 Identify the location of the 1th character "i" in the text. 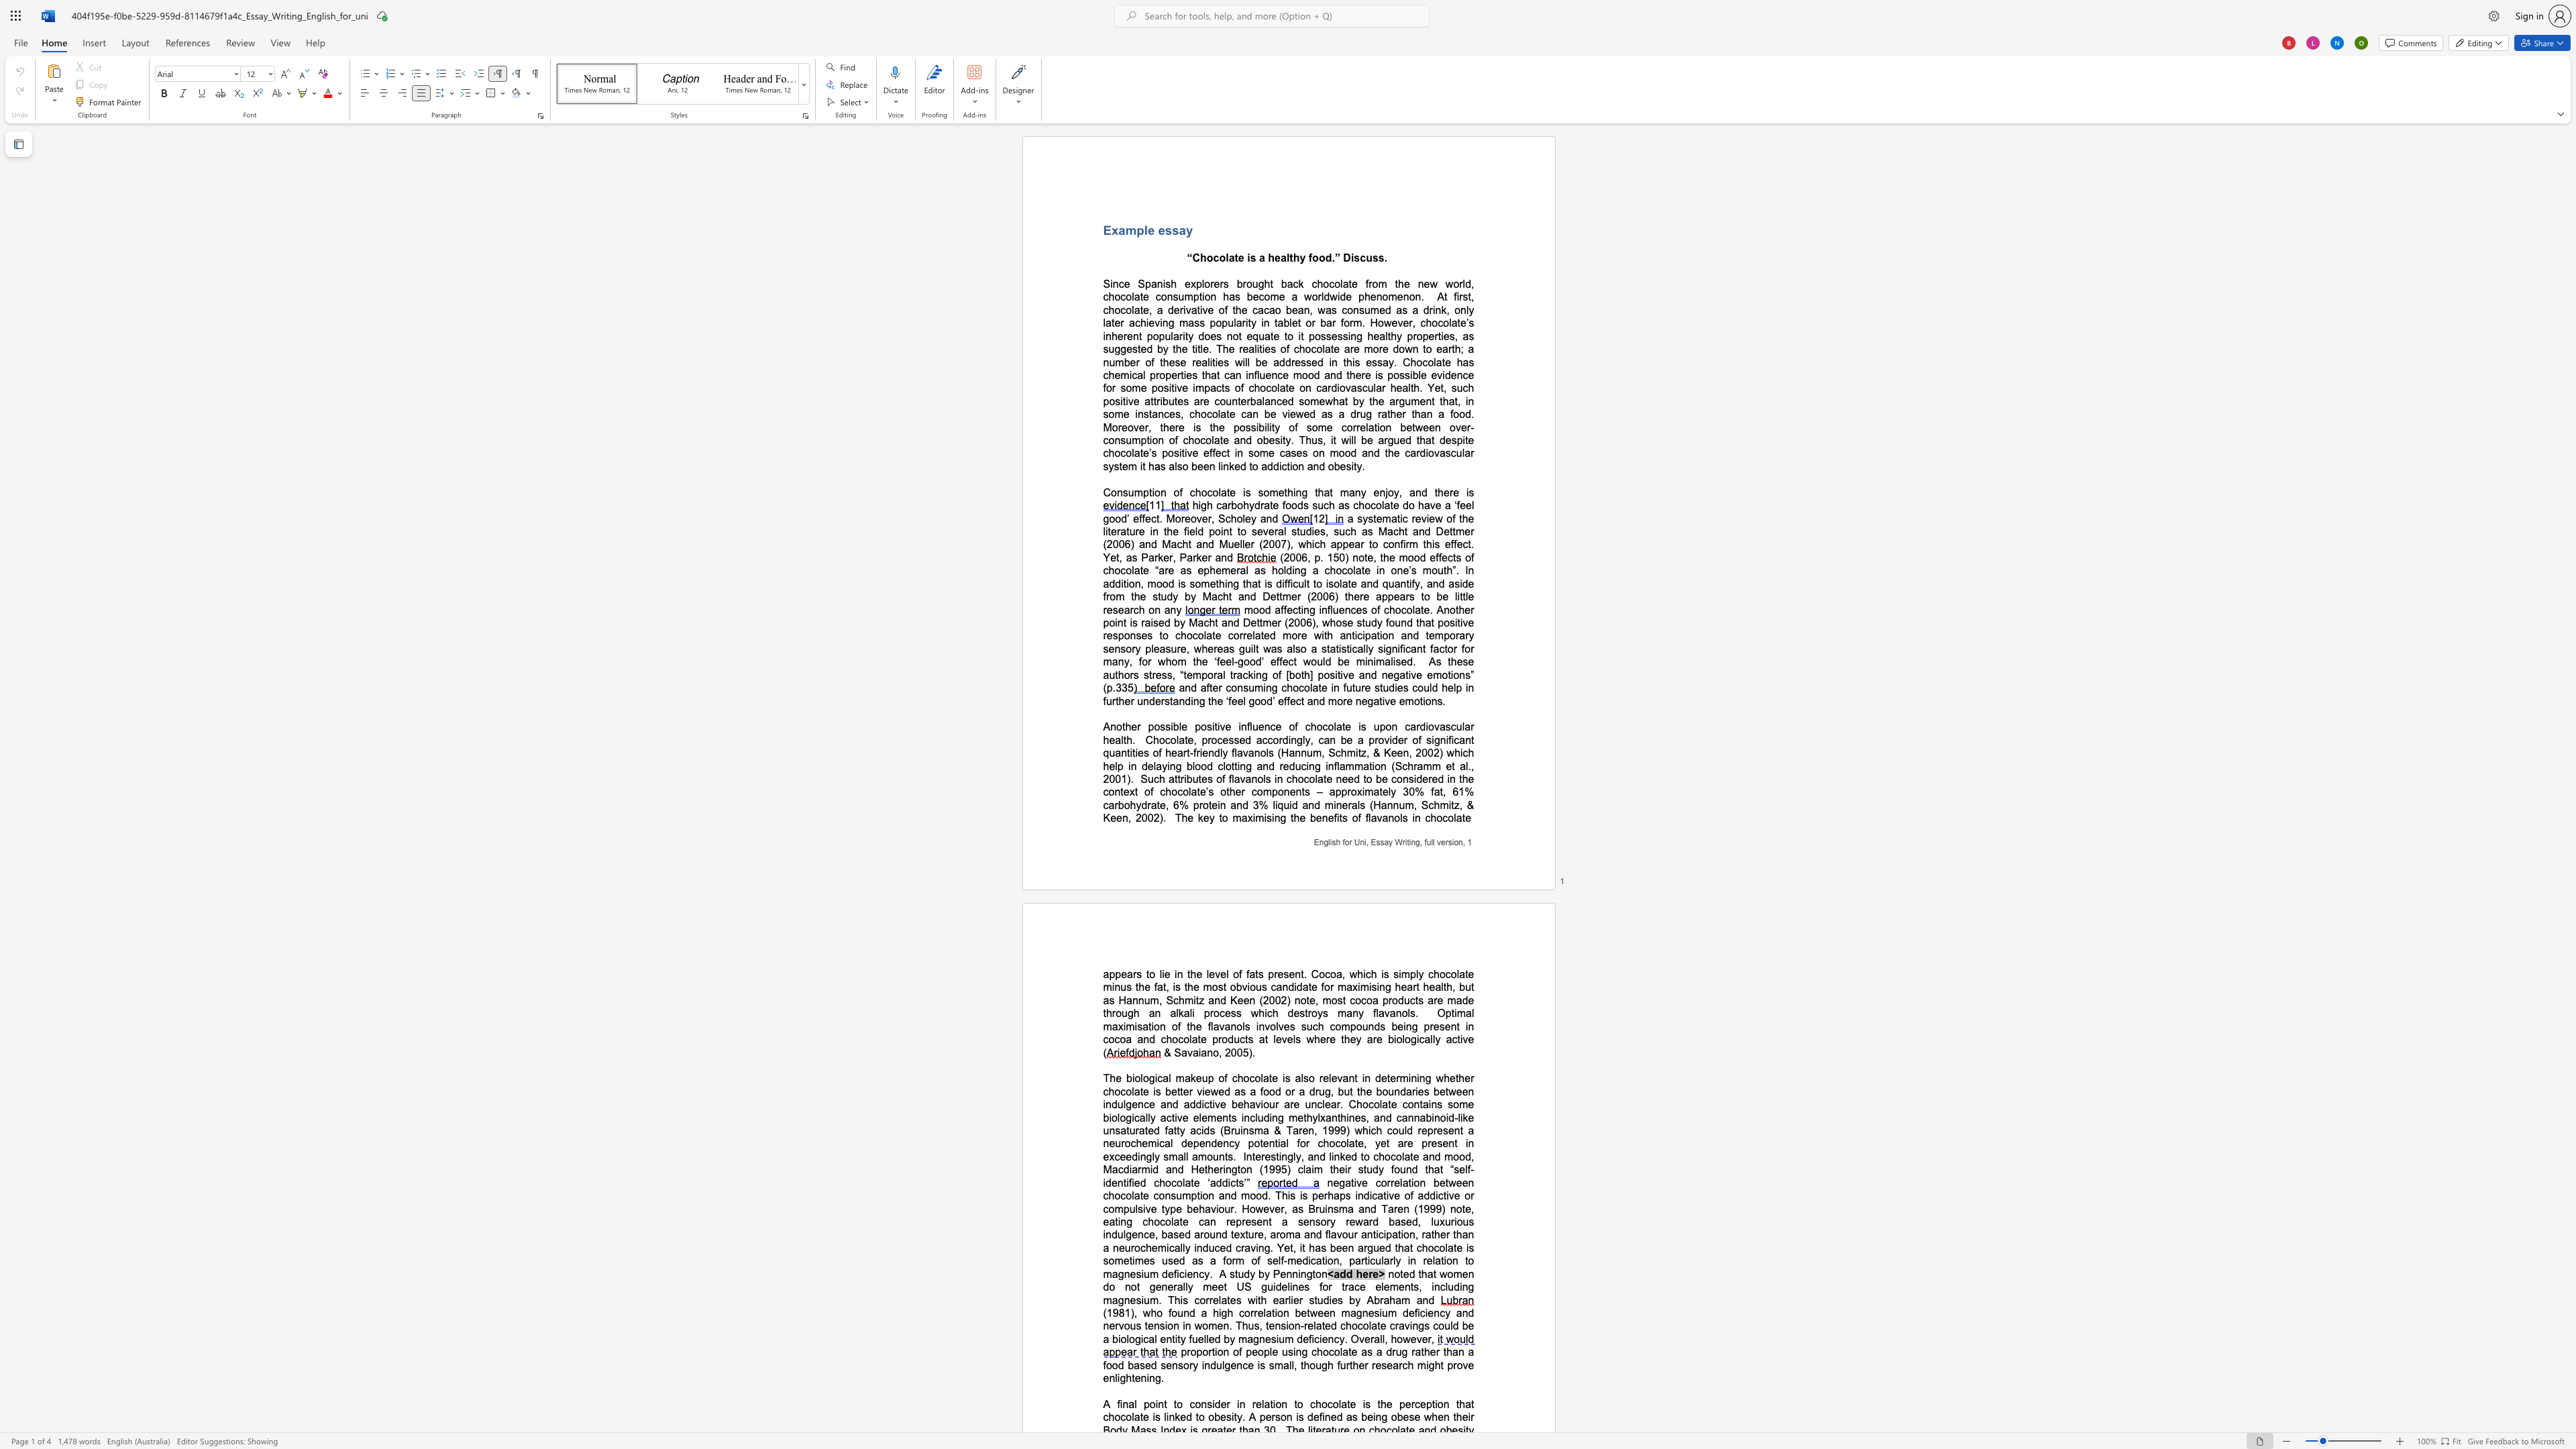
(1120, 1403).